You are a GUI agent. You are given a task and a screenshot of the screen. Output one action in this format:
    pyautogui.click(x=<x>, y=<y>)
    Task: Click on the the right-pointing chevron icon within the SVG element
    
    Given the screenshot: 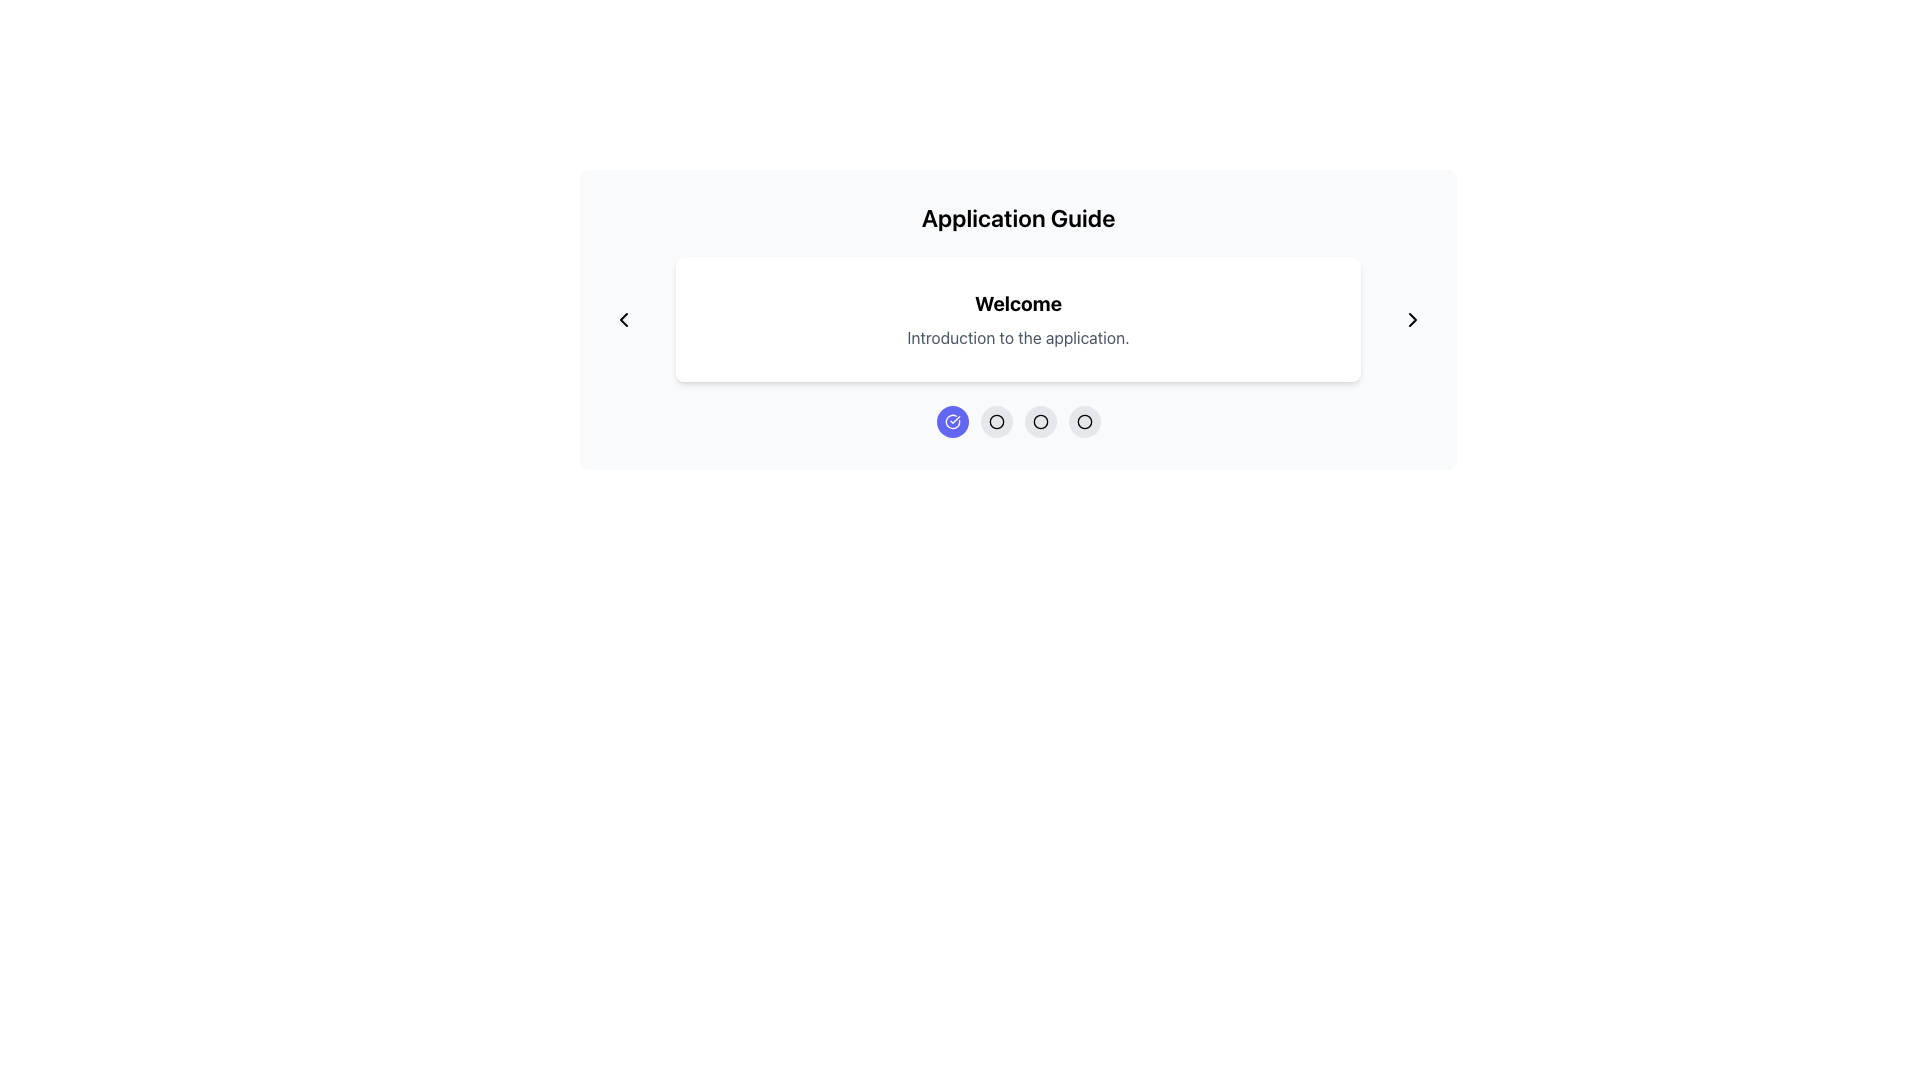 What is the action you would take?
    pyautogui.click(x=1411, y=319)
    